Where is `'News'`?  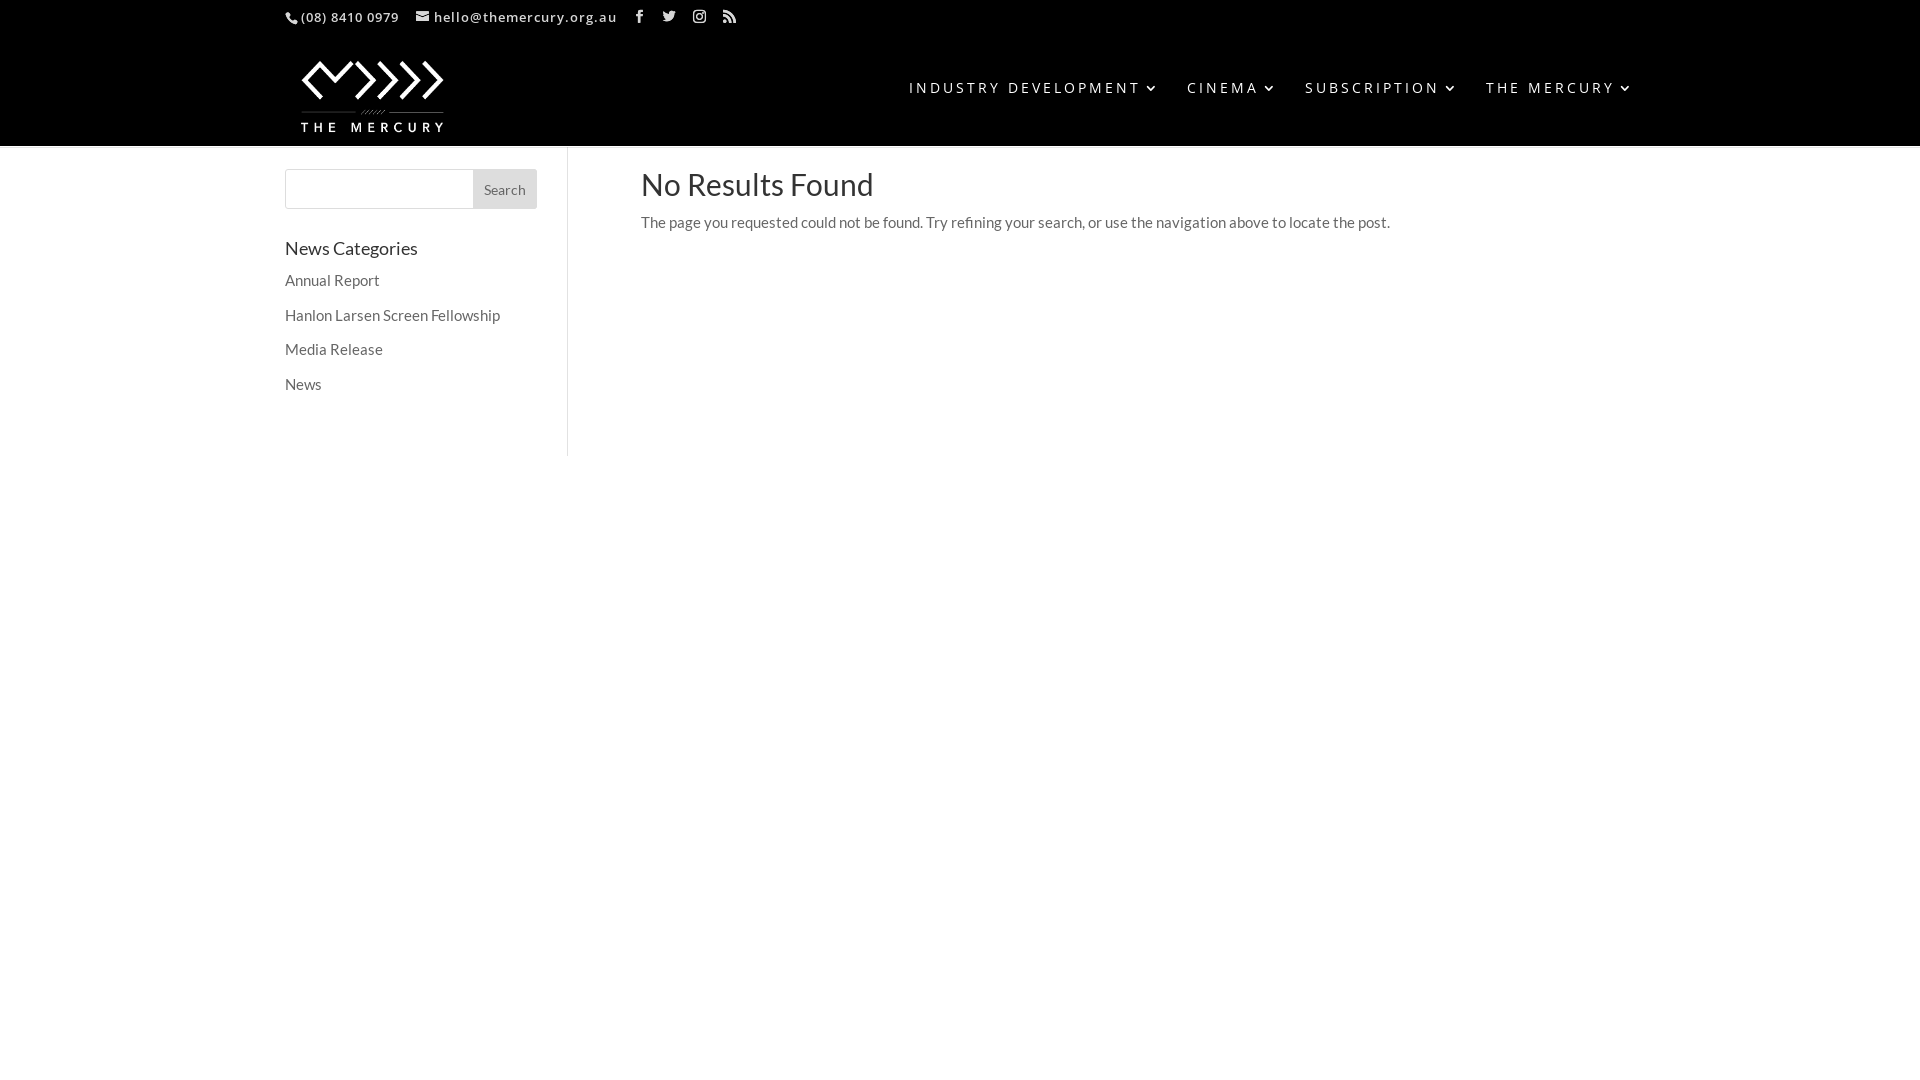
'News' is located at coordinates (302, 382).